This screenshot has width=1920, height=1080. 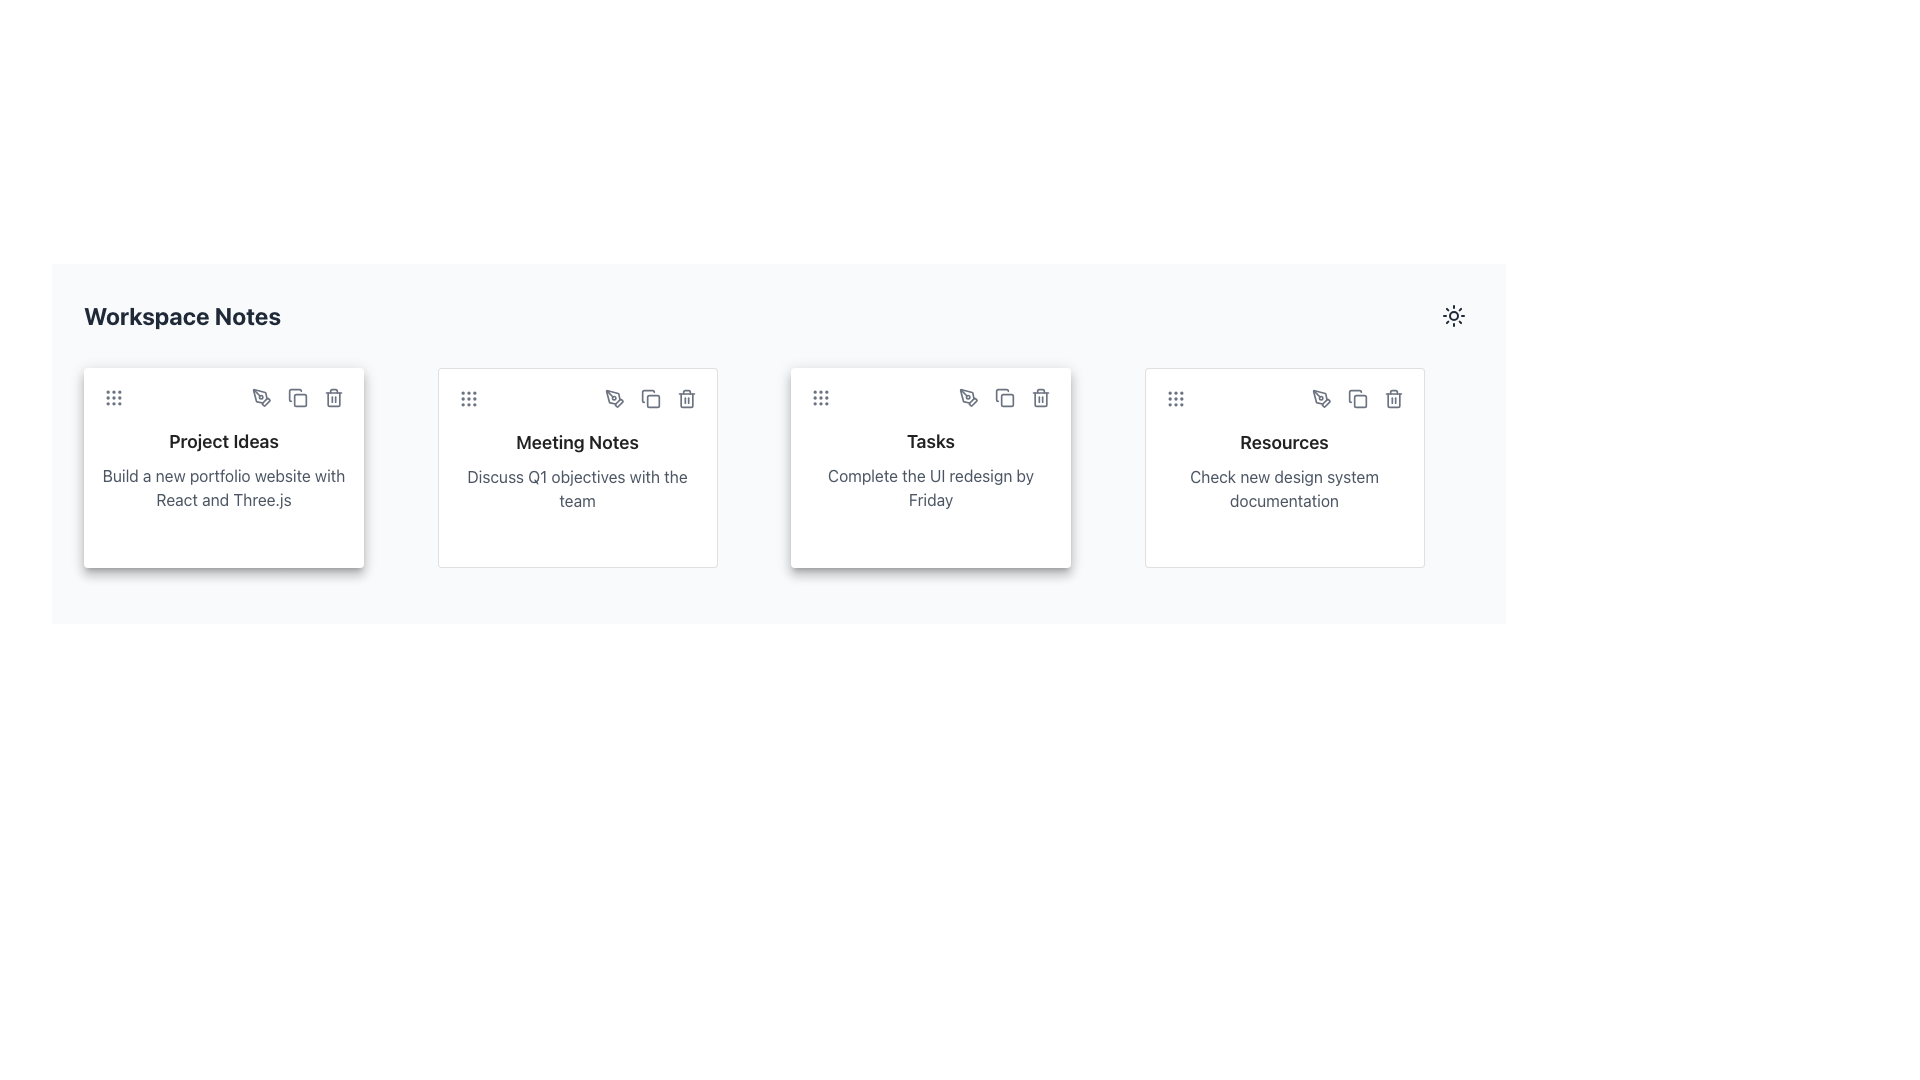 I want to click on the drag handle located at the top-left corner of the 'Resources' card, which is the fourth card in the 'Workspace Notes' section, to activate the hover effect, so click(x=1175, y=398).